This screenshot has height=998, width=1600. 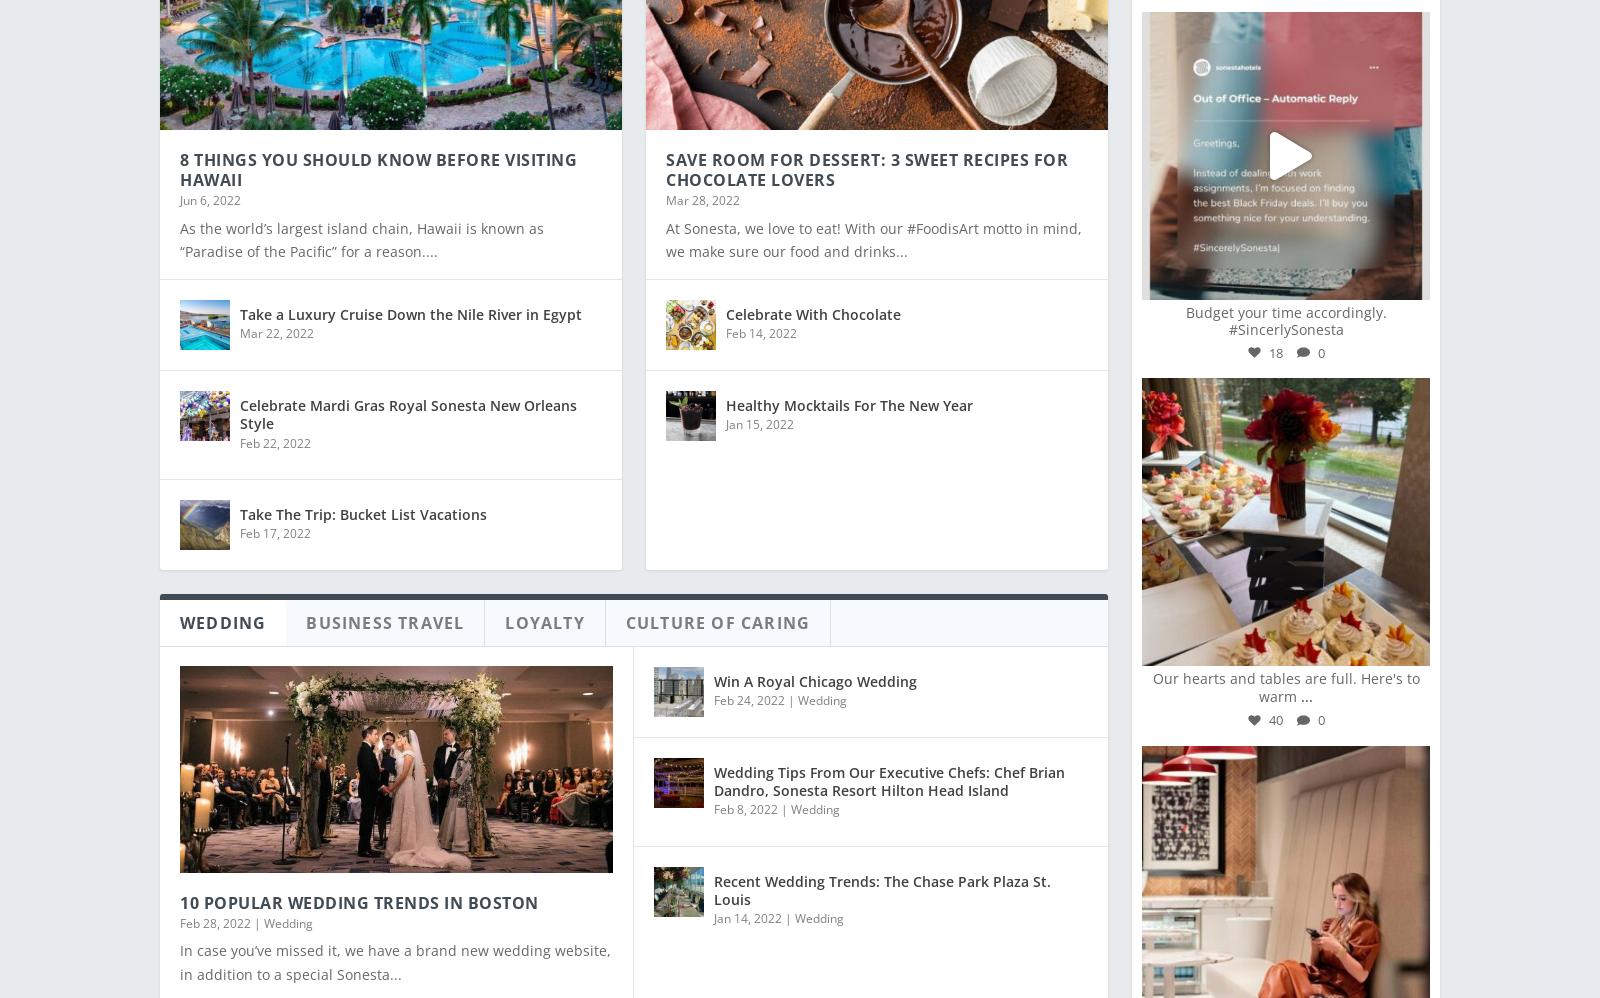 What do you see at coordinates (215, 287) in the screenshot?
I see `'Apr 10, 2022'` at bounding box center [215, 287].